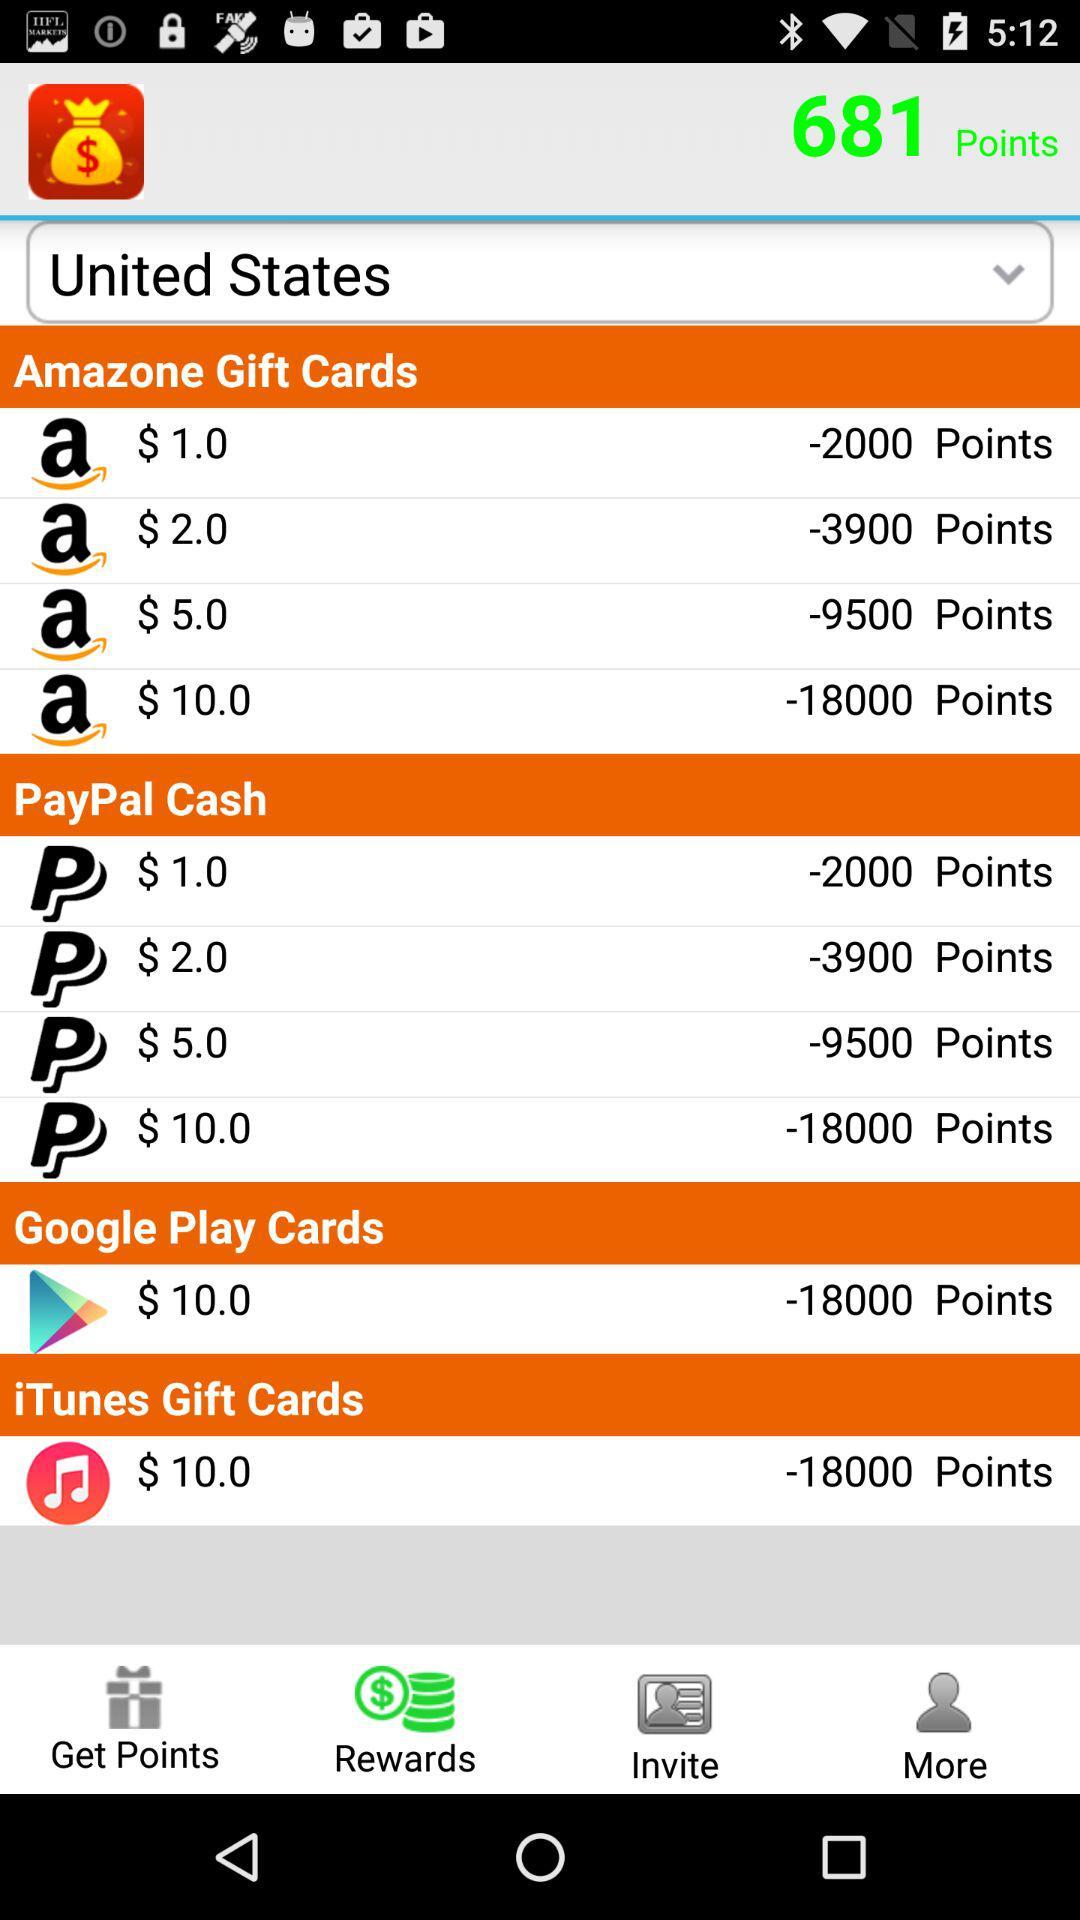 This screenshot has height=1920, width=1080. Describe the element at coordinates (945, 1718) in the screenshot. I see `the app below the -18000  points app` at that location.